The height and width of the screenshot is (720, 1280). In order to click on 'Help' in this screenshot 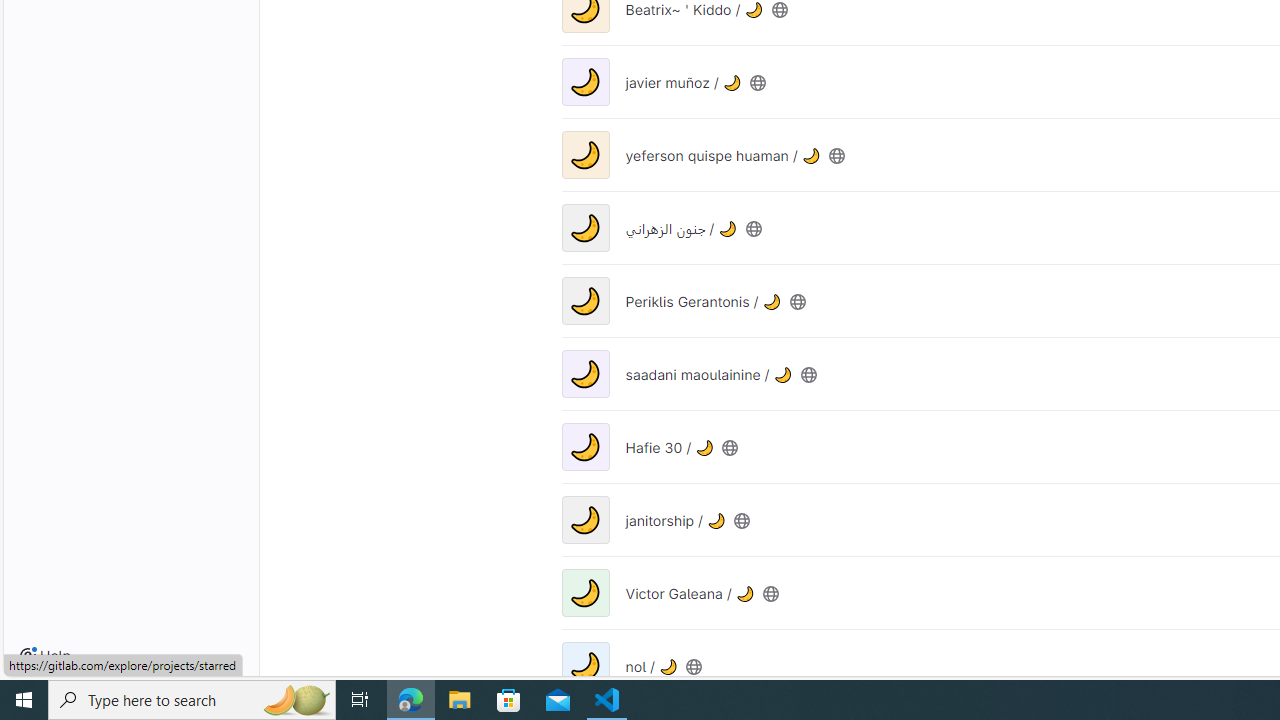, I will do `click(45, 655)`.